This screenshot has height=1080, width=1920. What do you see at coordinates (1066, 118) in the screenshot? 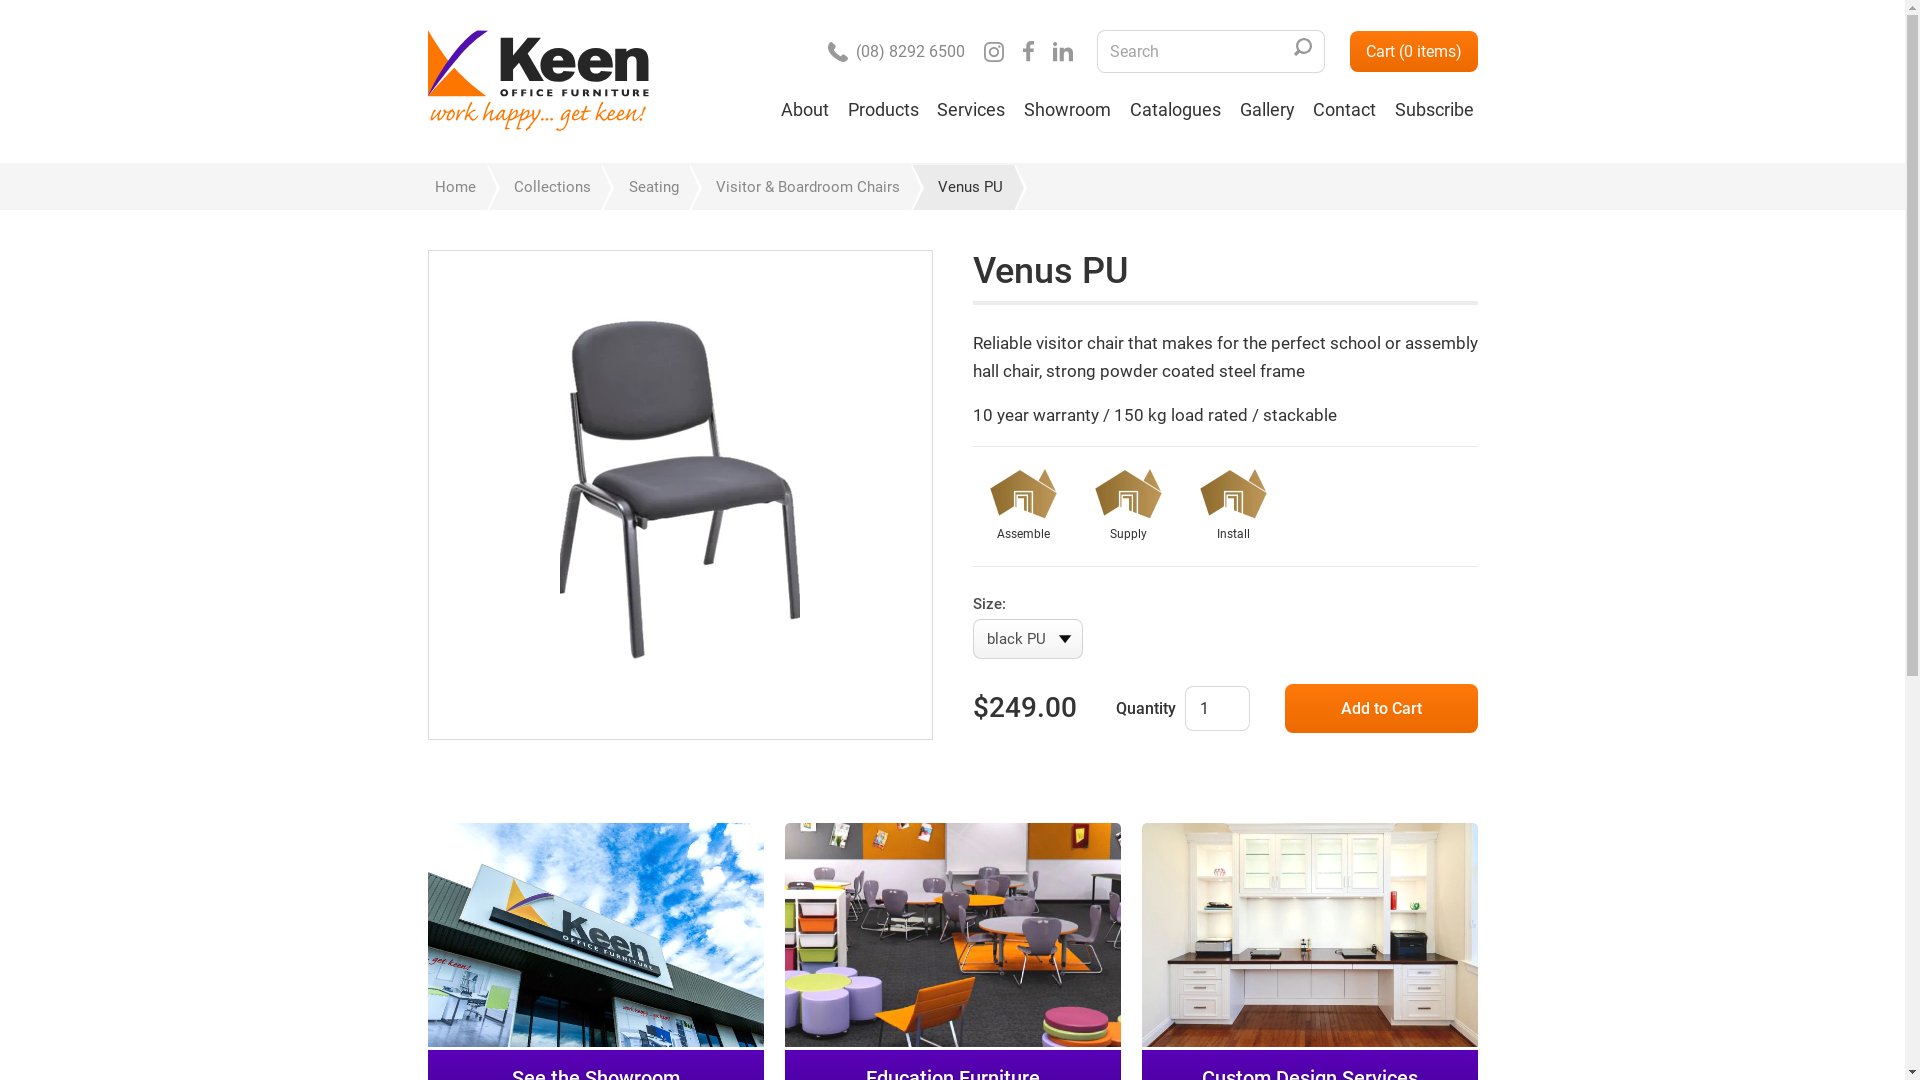
I see `'Showroom'` at bounding box center [1066, 118].